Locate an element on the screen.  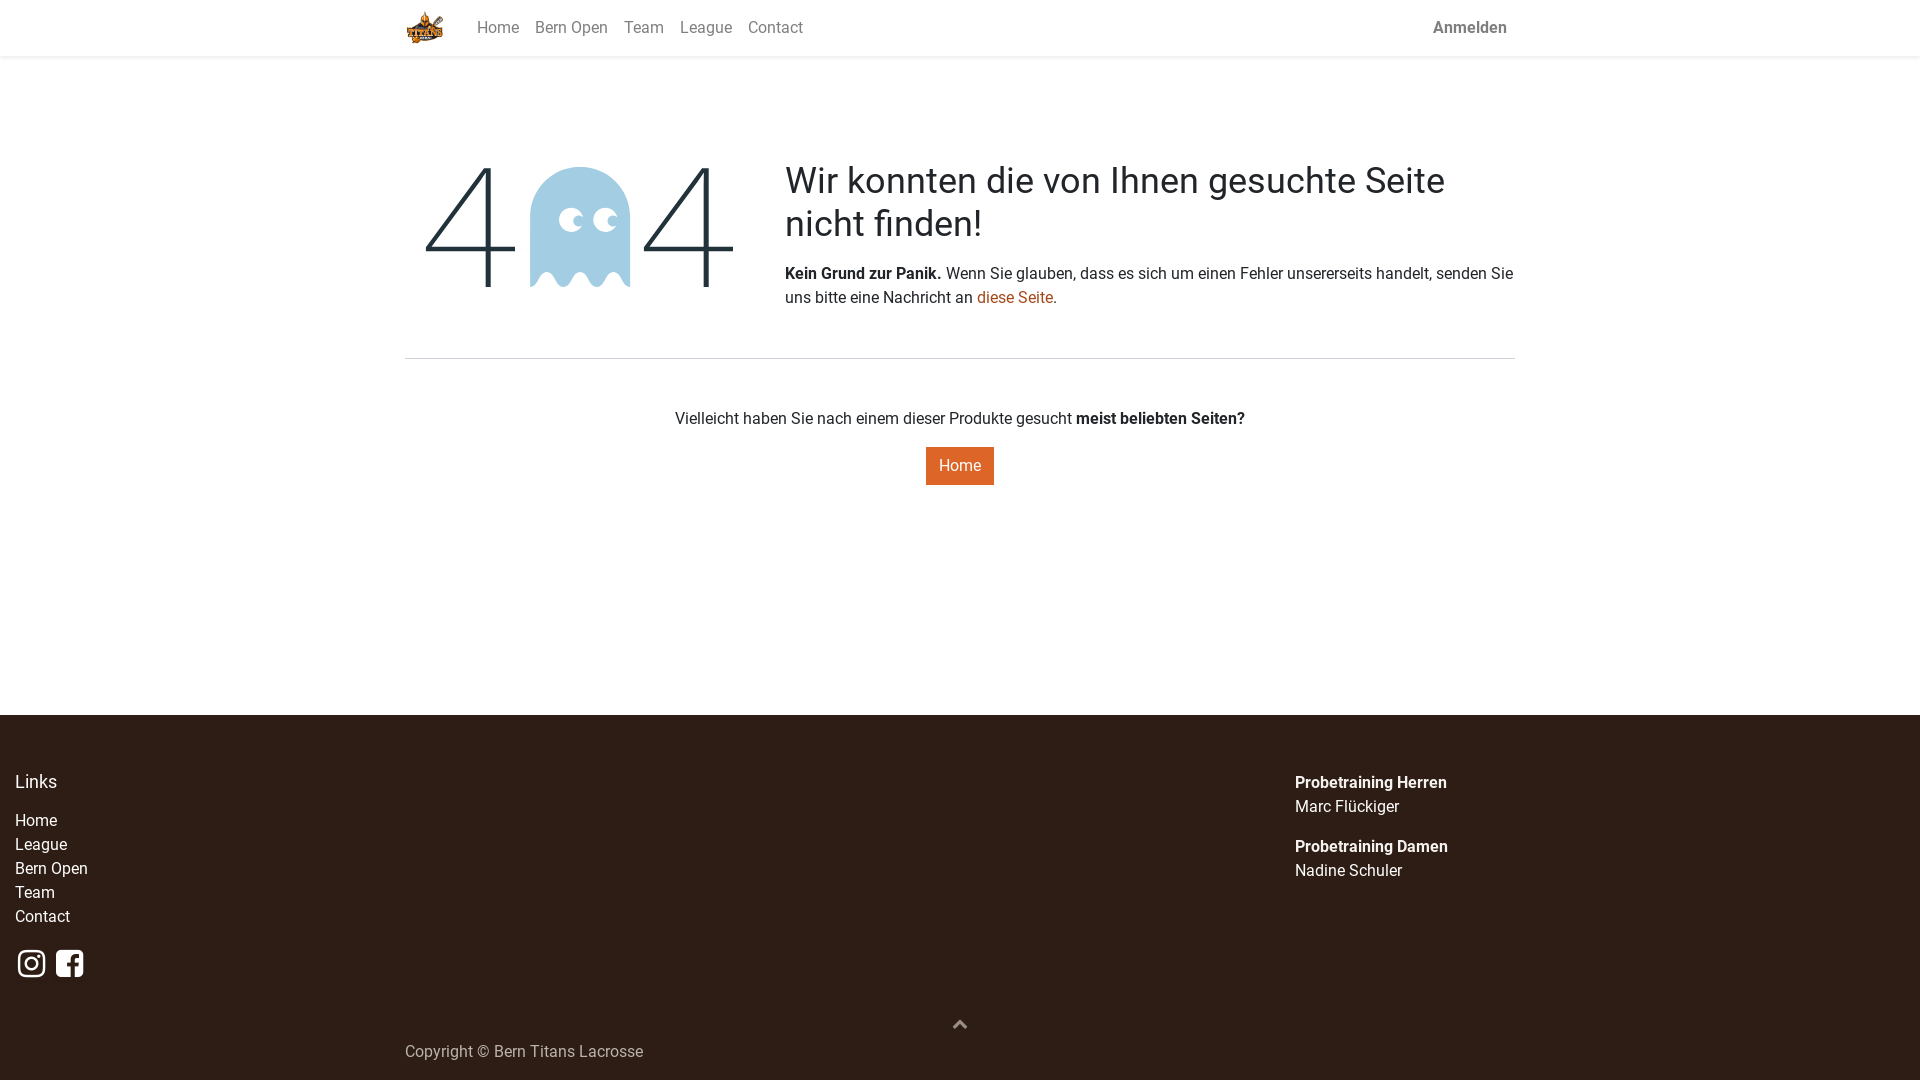
'Nach Oben Scrollen' is located at coordinates (935, 1022).